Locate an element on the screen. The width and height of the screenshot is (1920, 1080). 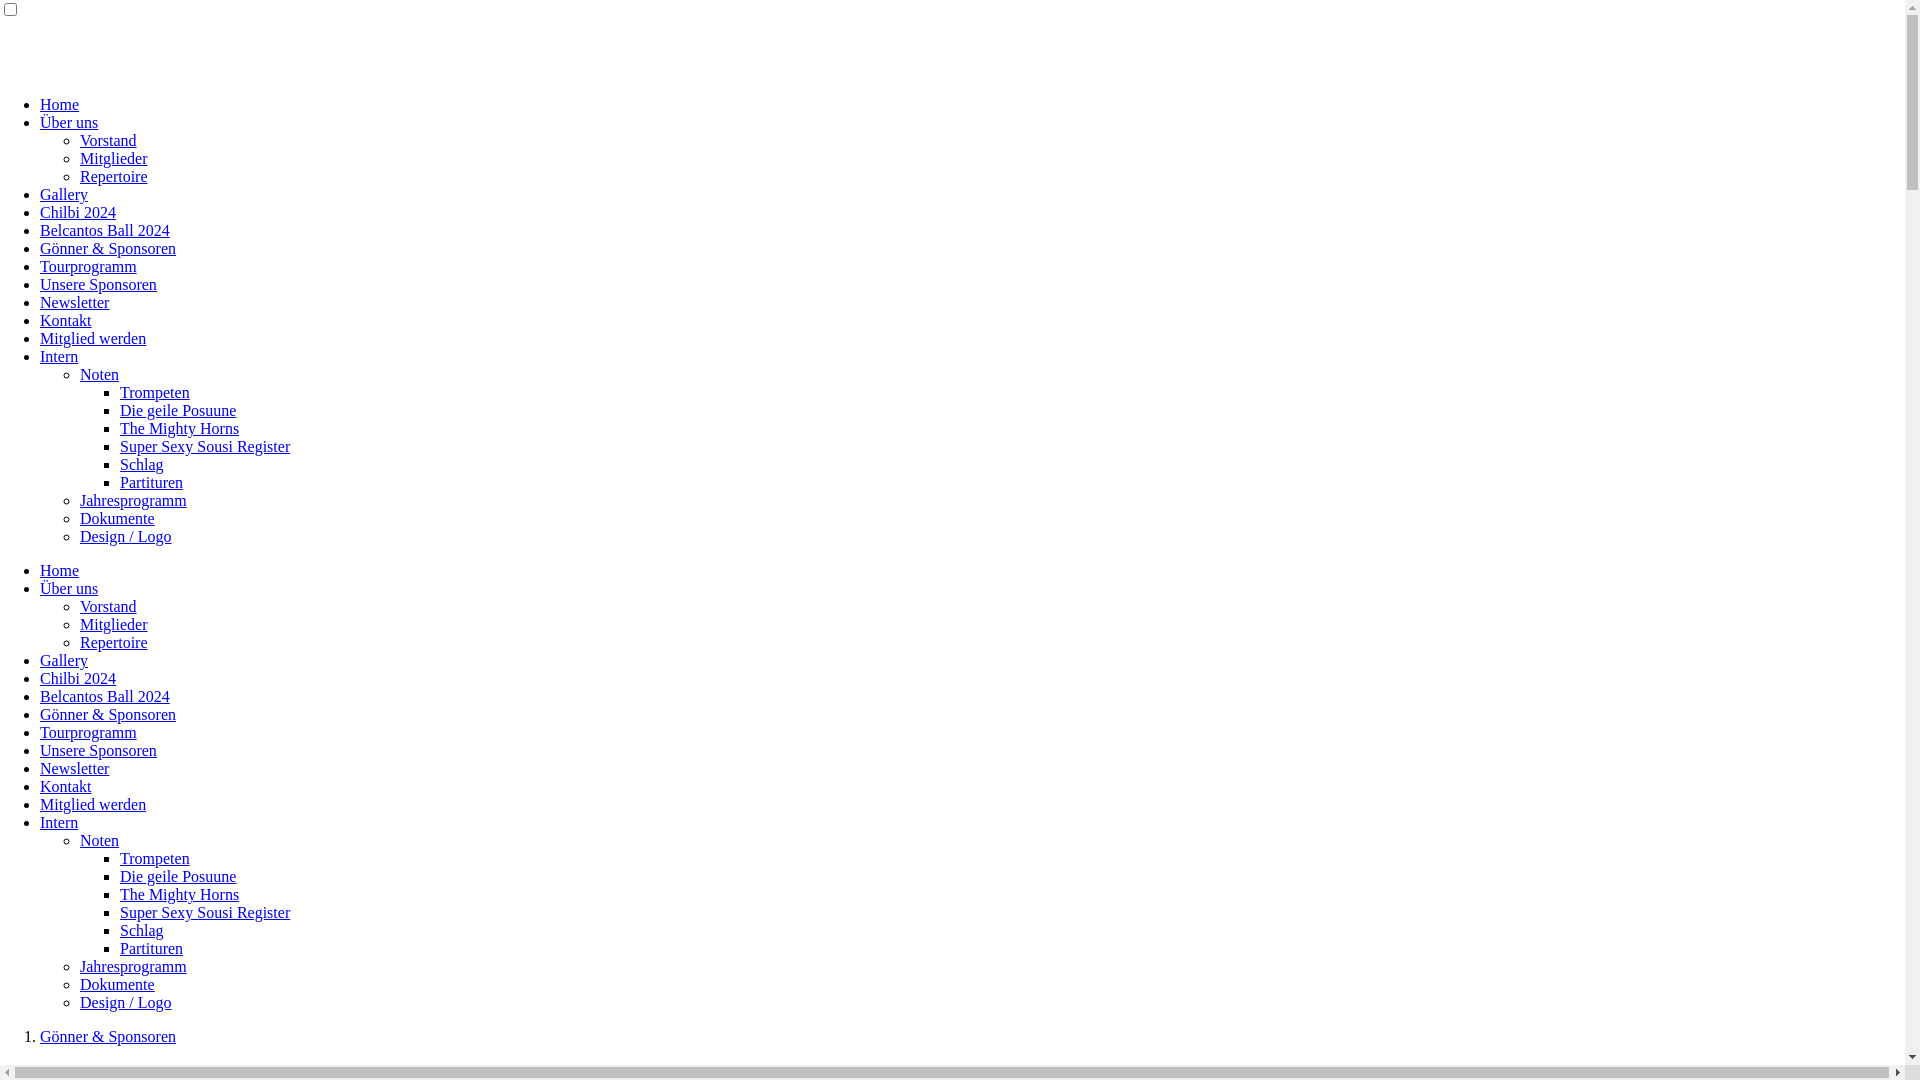
'Super Sexy Sousi Register' is located at coordinates (205, 912).